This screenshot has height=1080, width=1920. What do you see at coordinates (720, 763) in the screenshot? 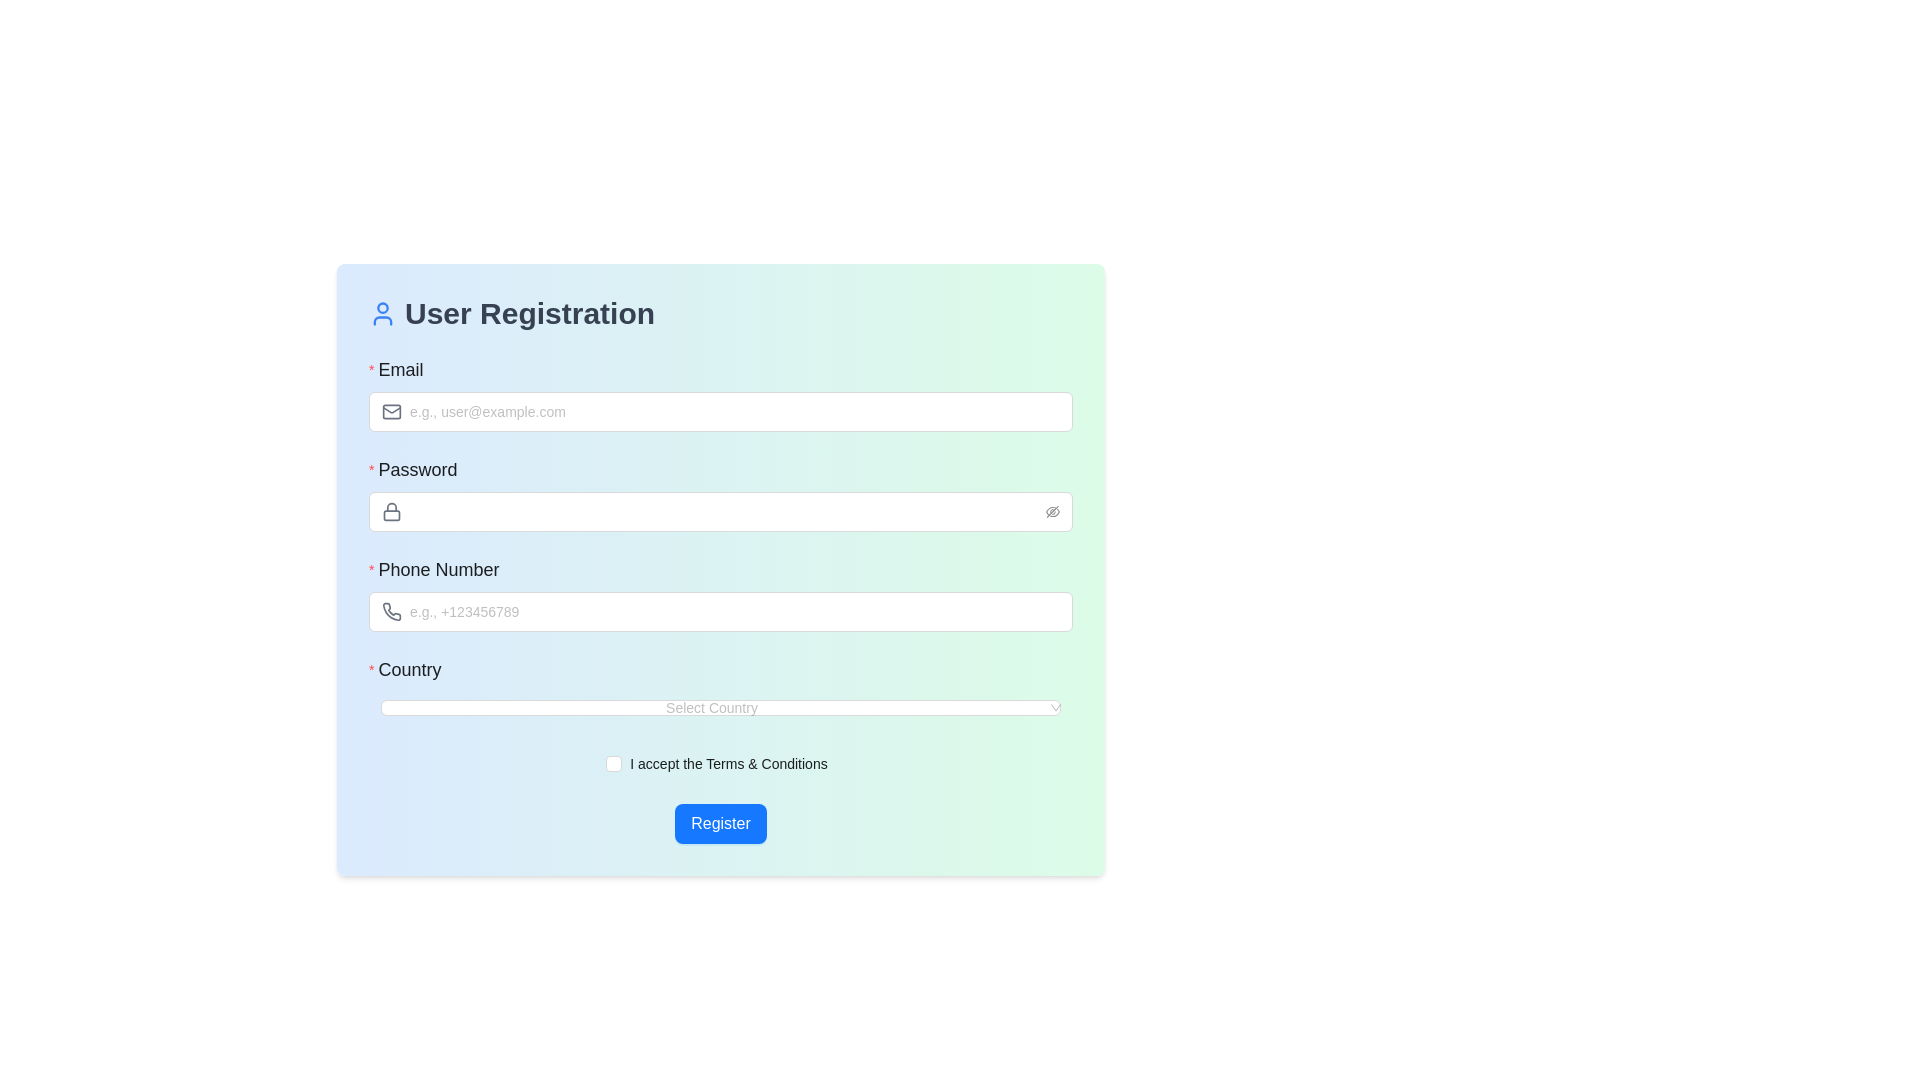
I see `the hyperlink associated with the checkbox that allows users to agree to the terms and conditions before submitting the form` at bounding box center [720, 763].